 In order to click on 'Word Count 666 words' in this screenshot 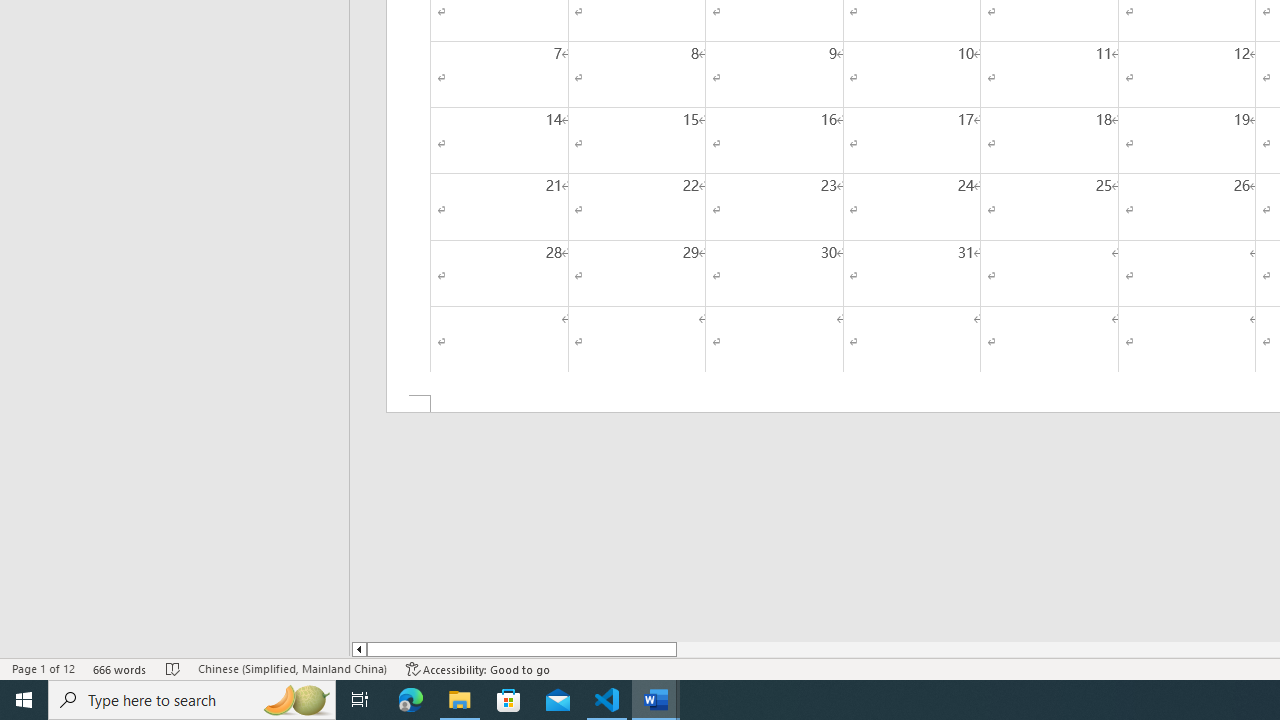, I will do `click(119, 669)`.